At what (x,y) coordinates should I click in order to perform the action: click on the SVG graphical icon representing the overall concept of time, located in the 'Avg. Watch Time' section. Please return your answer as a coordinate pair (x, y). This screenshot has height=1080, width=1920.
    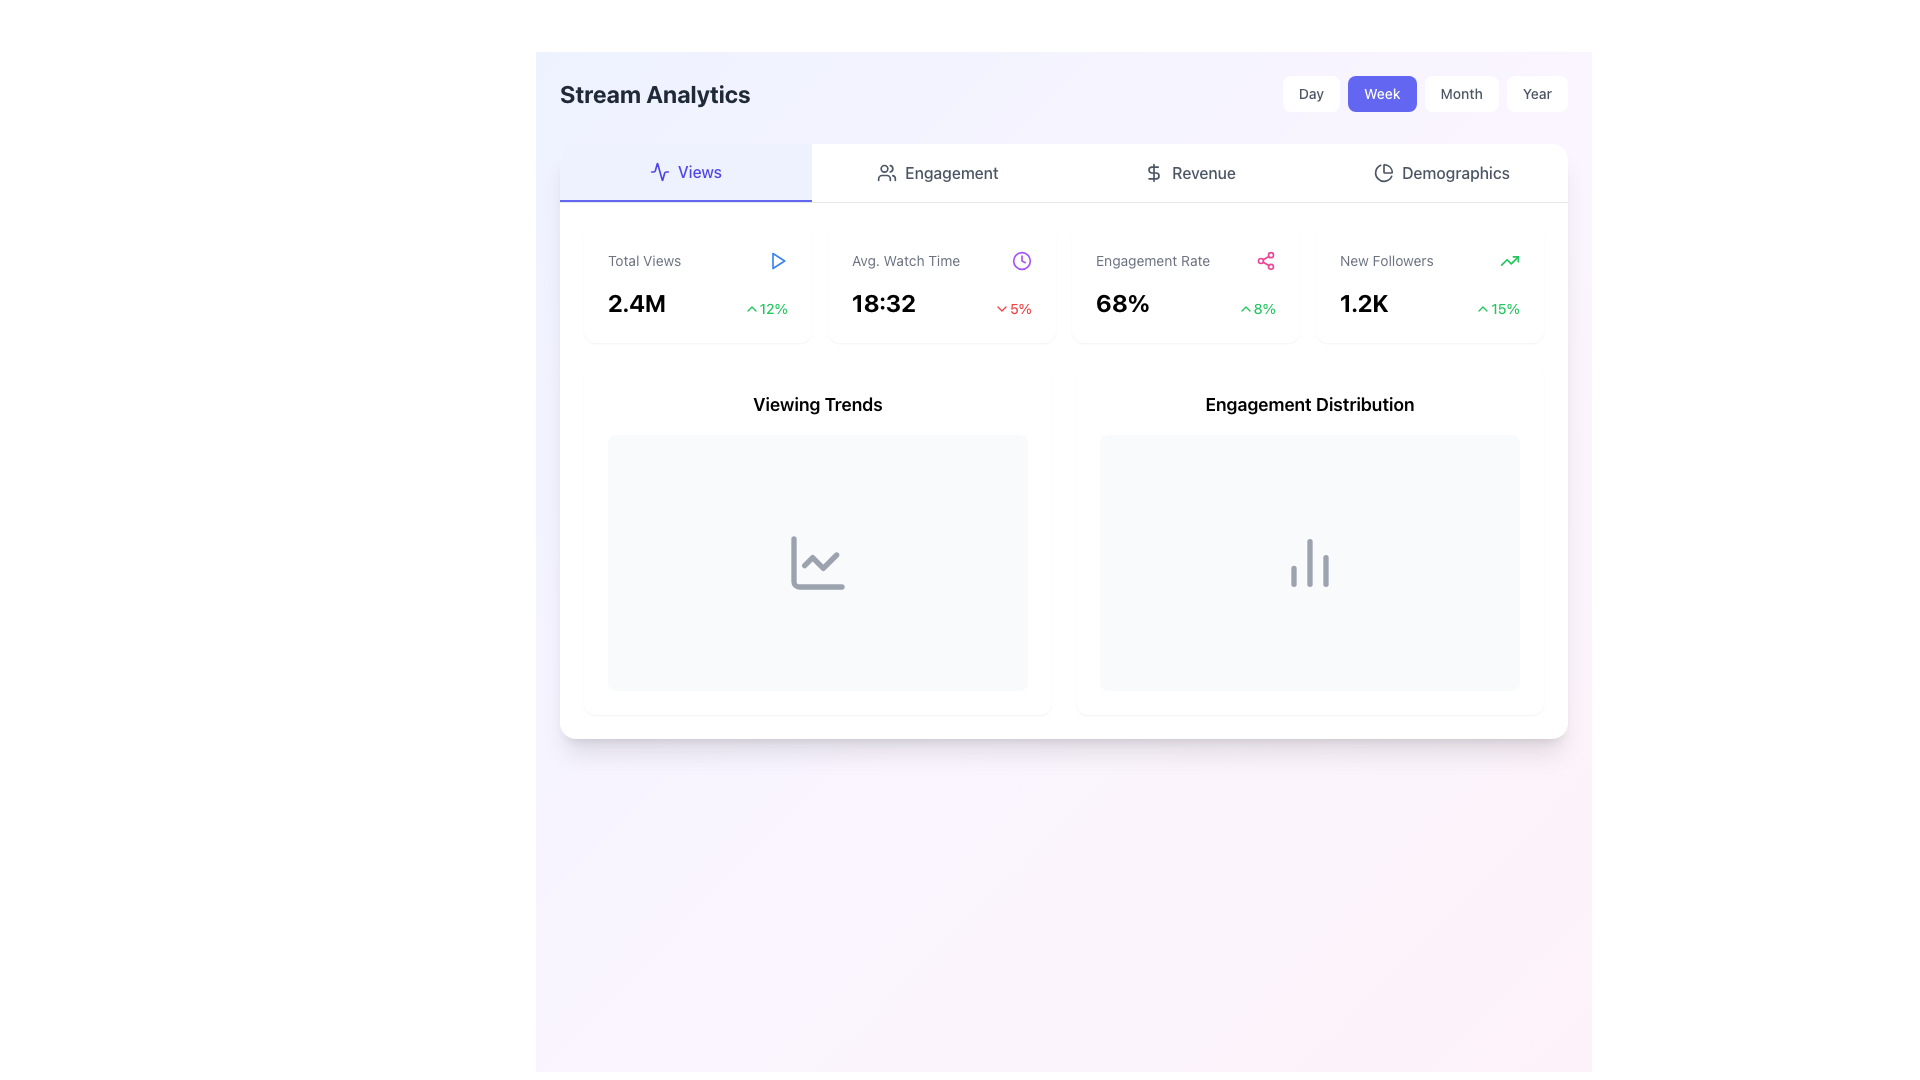
    Looking at the image, I should click on (1022, 260).